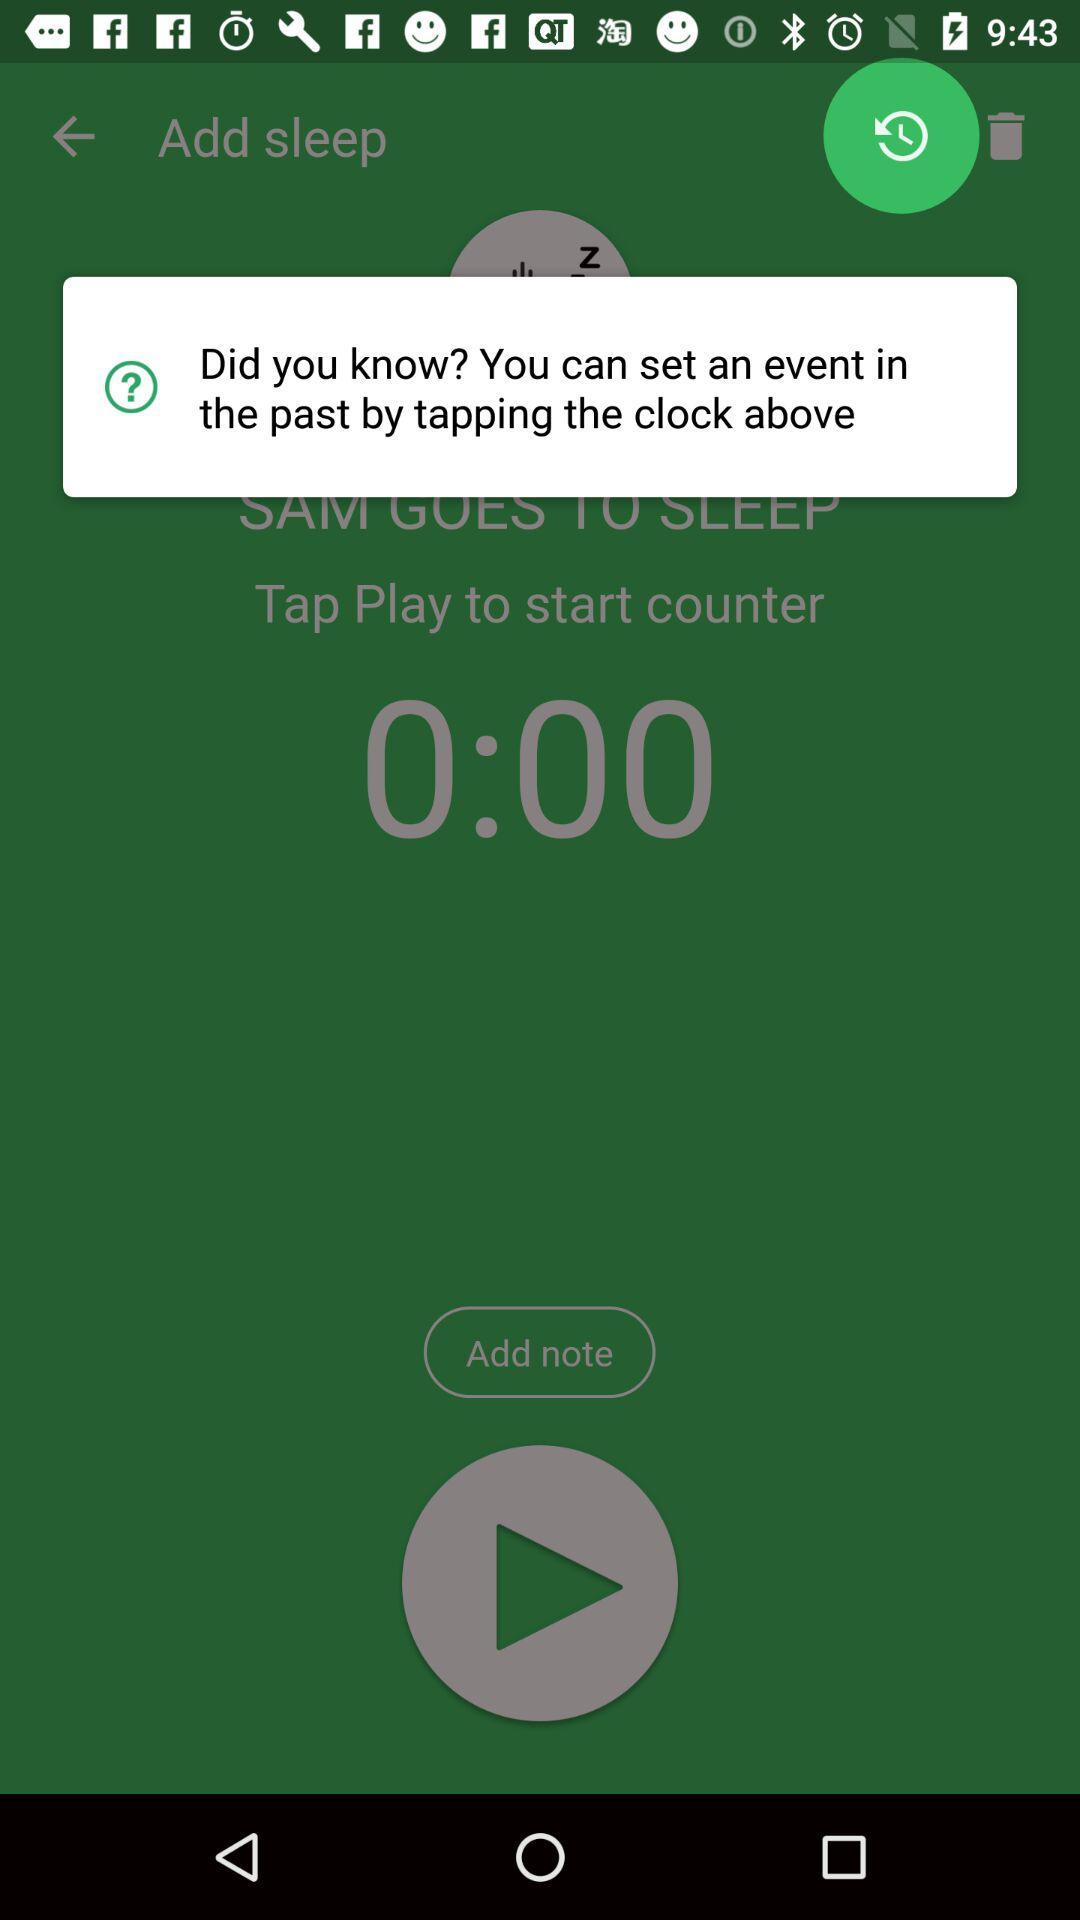 This screenshot has height=1920, width=1080. Describe the element at coordinates (538, 1352) in the screenshot. I see `add note item` at that location.